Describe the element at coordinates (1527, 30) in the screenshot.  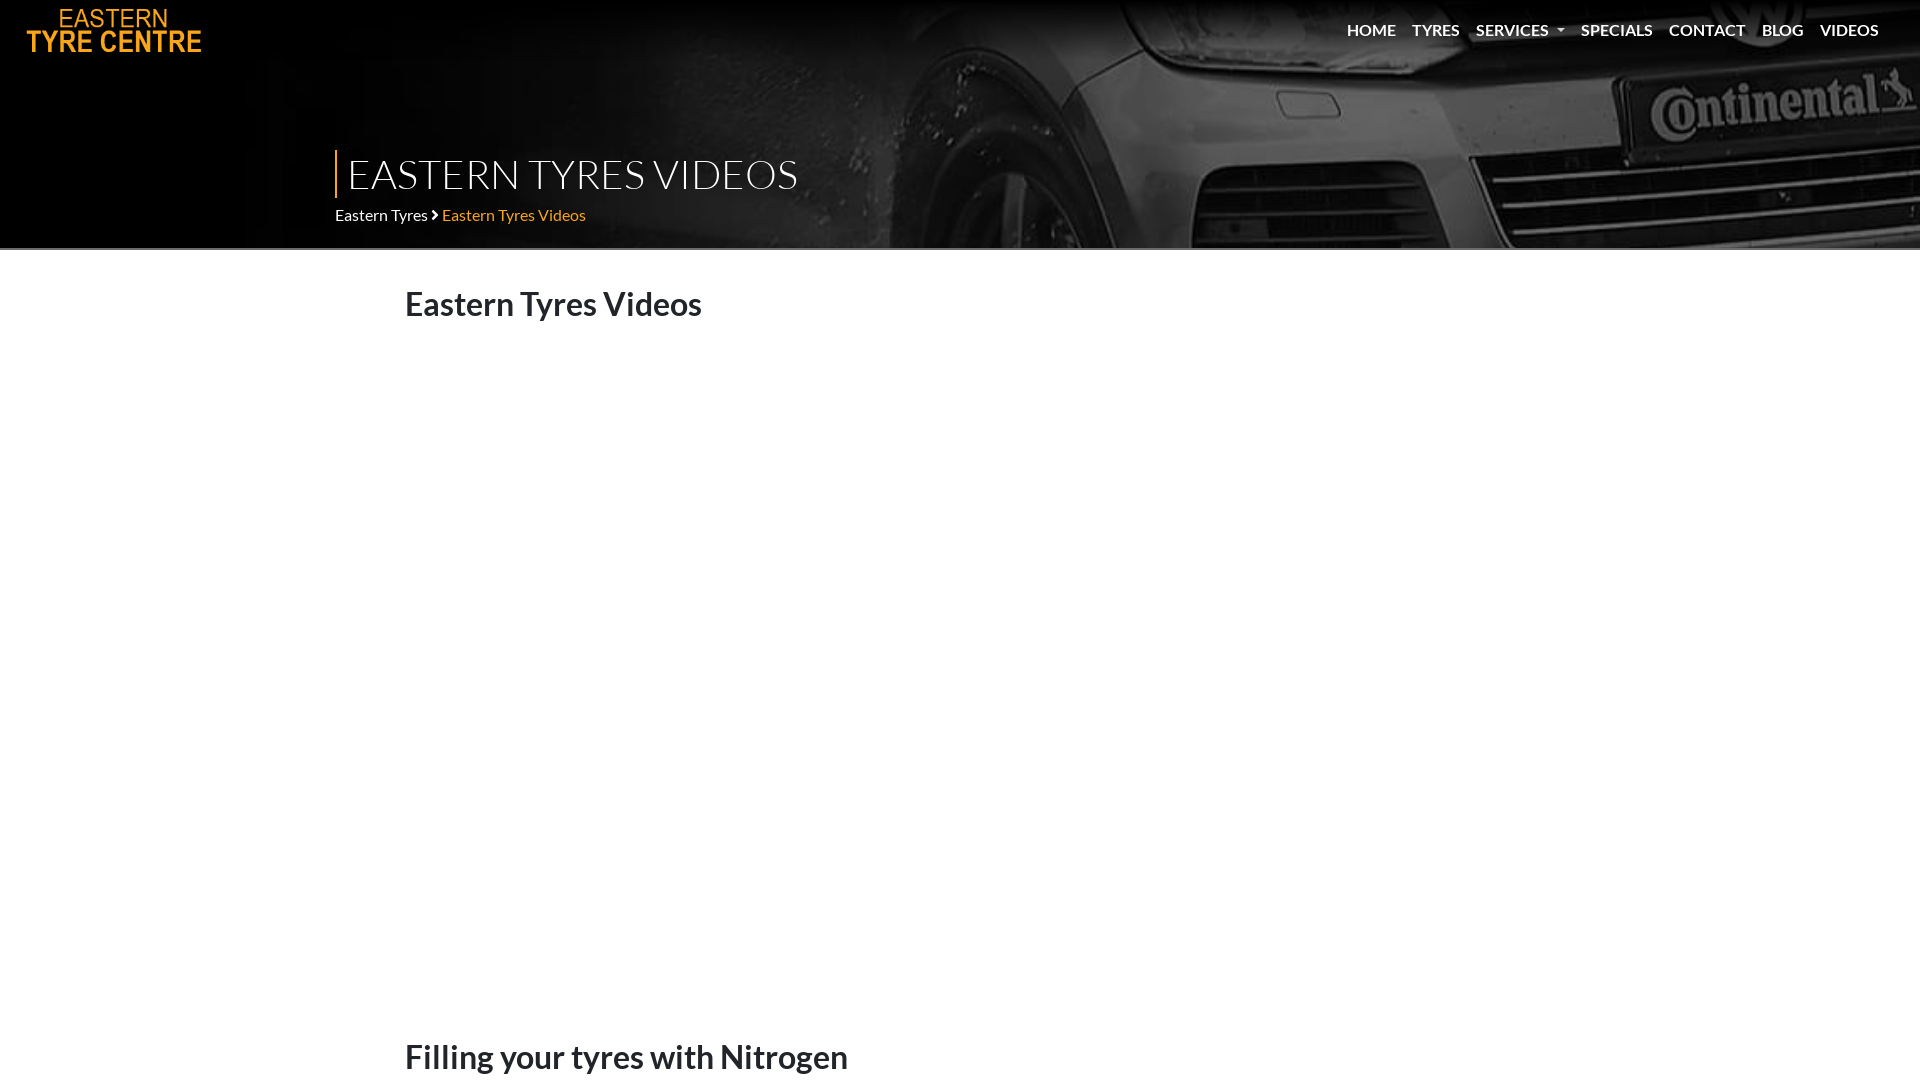
I see `'SERVICES'` at that location.